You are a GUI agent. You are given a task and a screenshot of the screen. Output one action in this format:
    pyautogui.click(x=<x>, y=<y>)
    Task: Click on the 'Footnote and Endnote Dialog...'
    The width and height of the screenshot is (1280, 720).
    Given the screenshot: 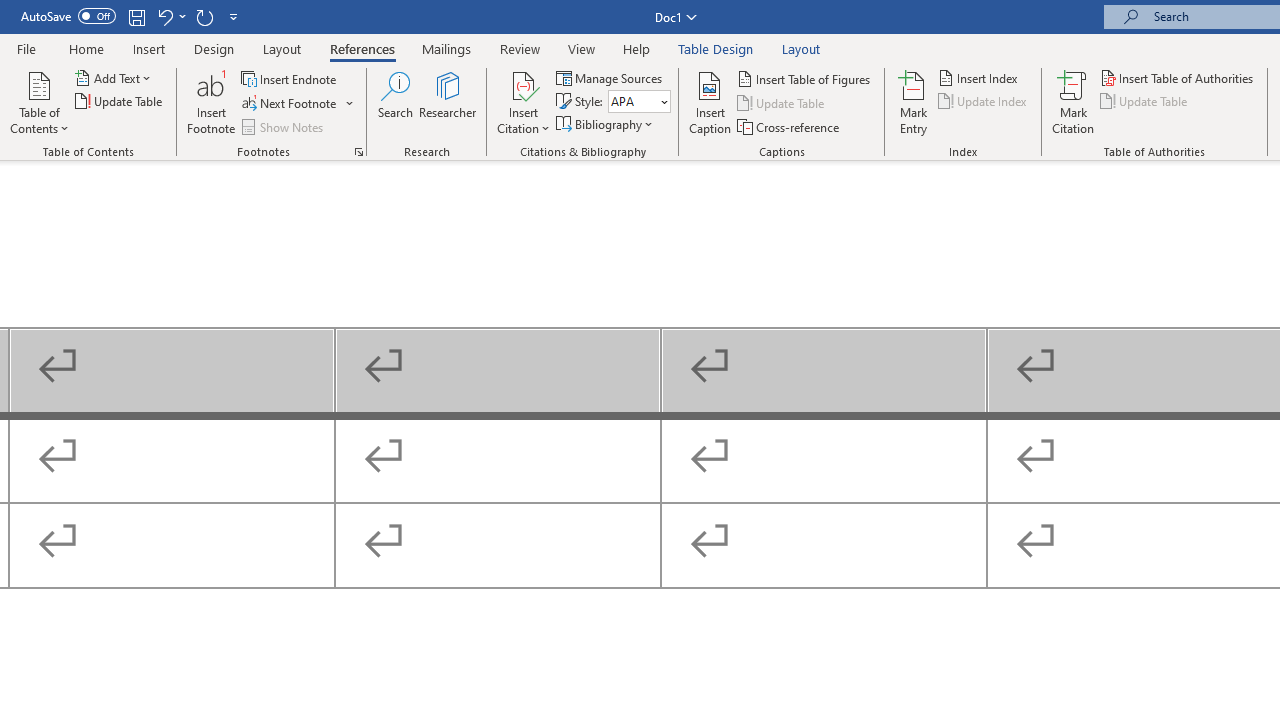 What is the action you would take?
    pyautogui.click(x=359, y=150)
    